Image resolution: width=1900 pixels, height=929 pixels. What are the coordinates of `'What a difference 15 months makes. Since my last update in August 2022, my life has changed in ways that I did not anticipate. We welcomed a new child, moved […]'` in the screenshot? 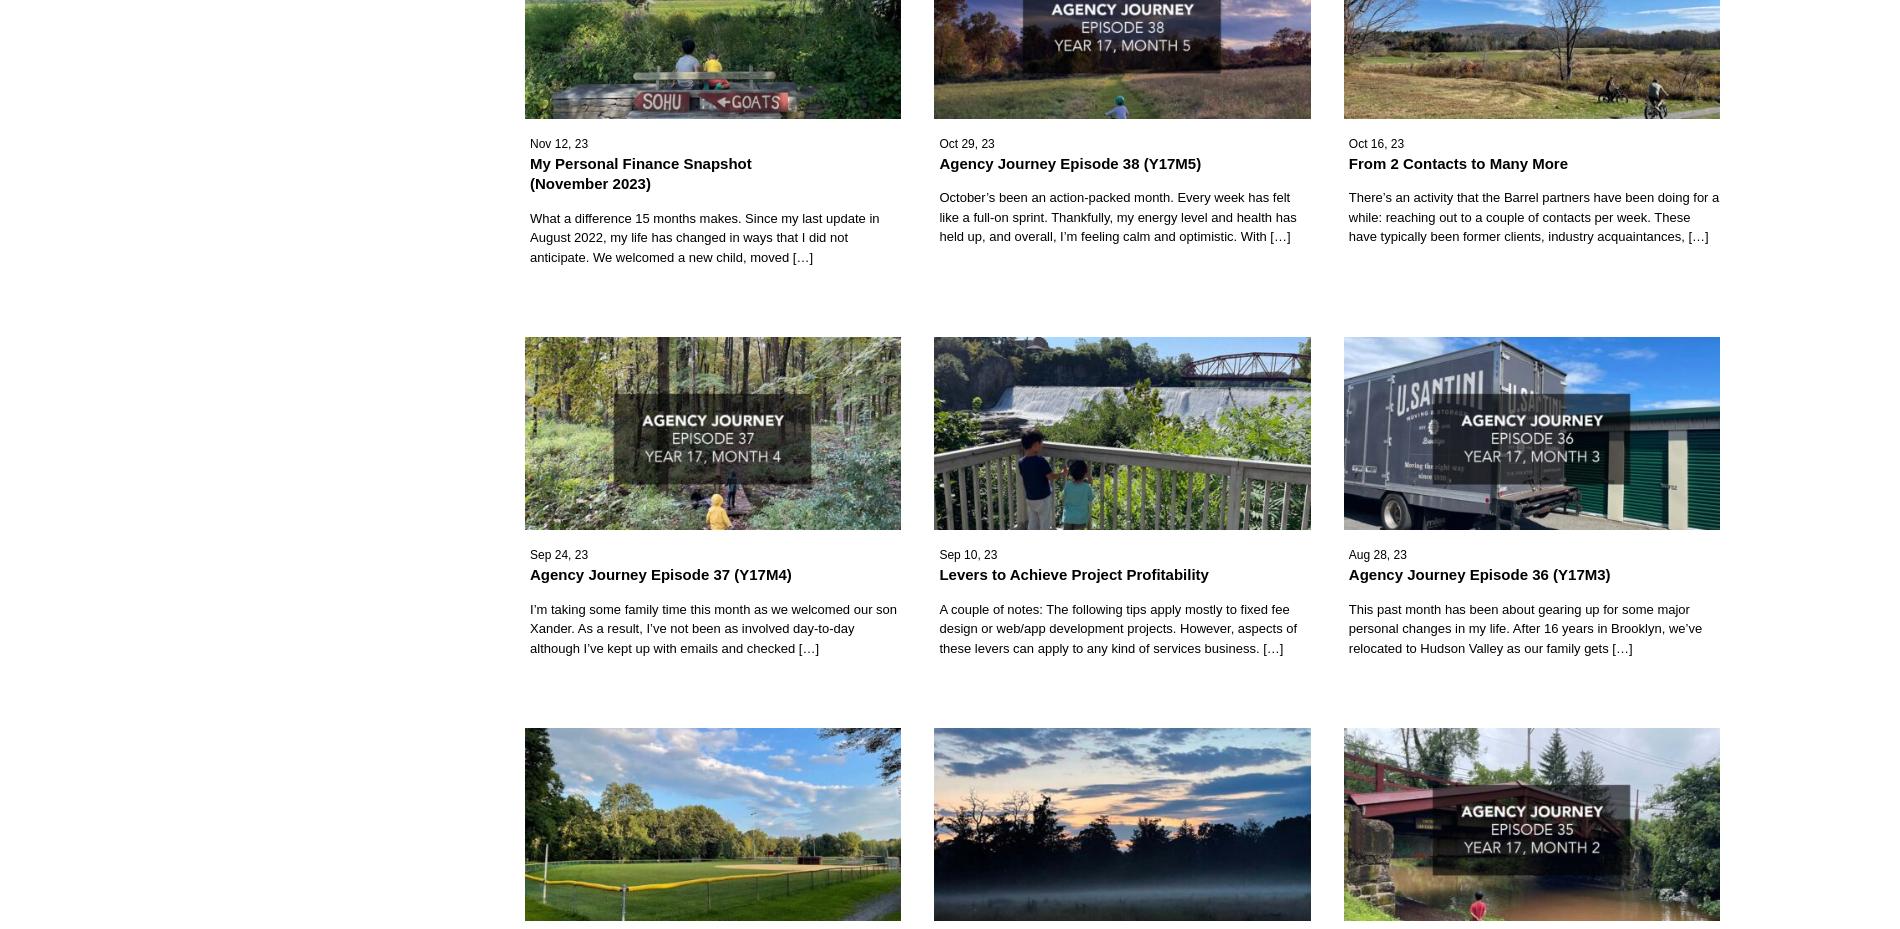 It's located at (704, 235).